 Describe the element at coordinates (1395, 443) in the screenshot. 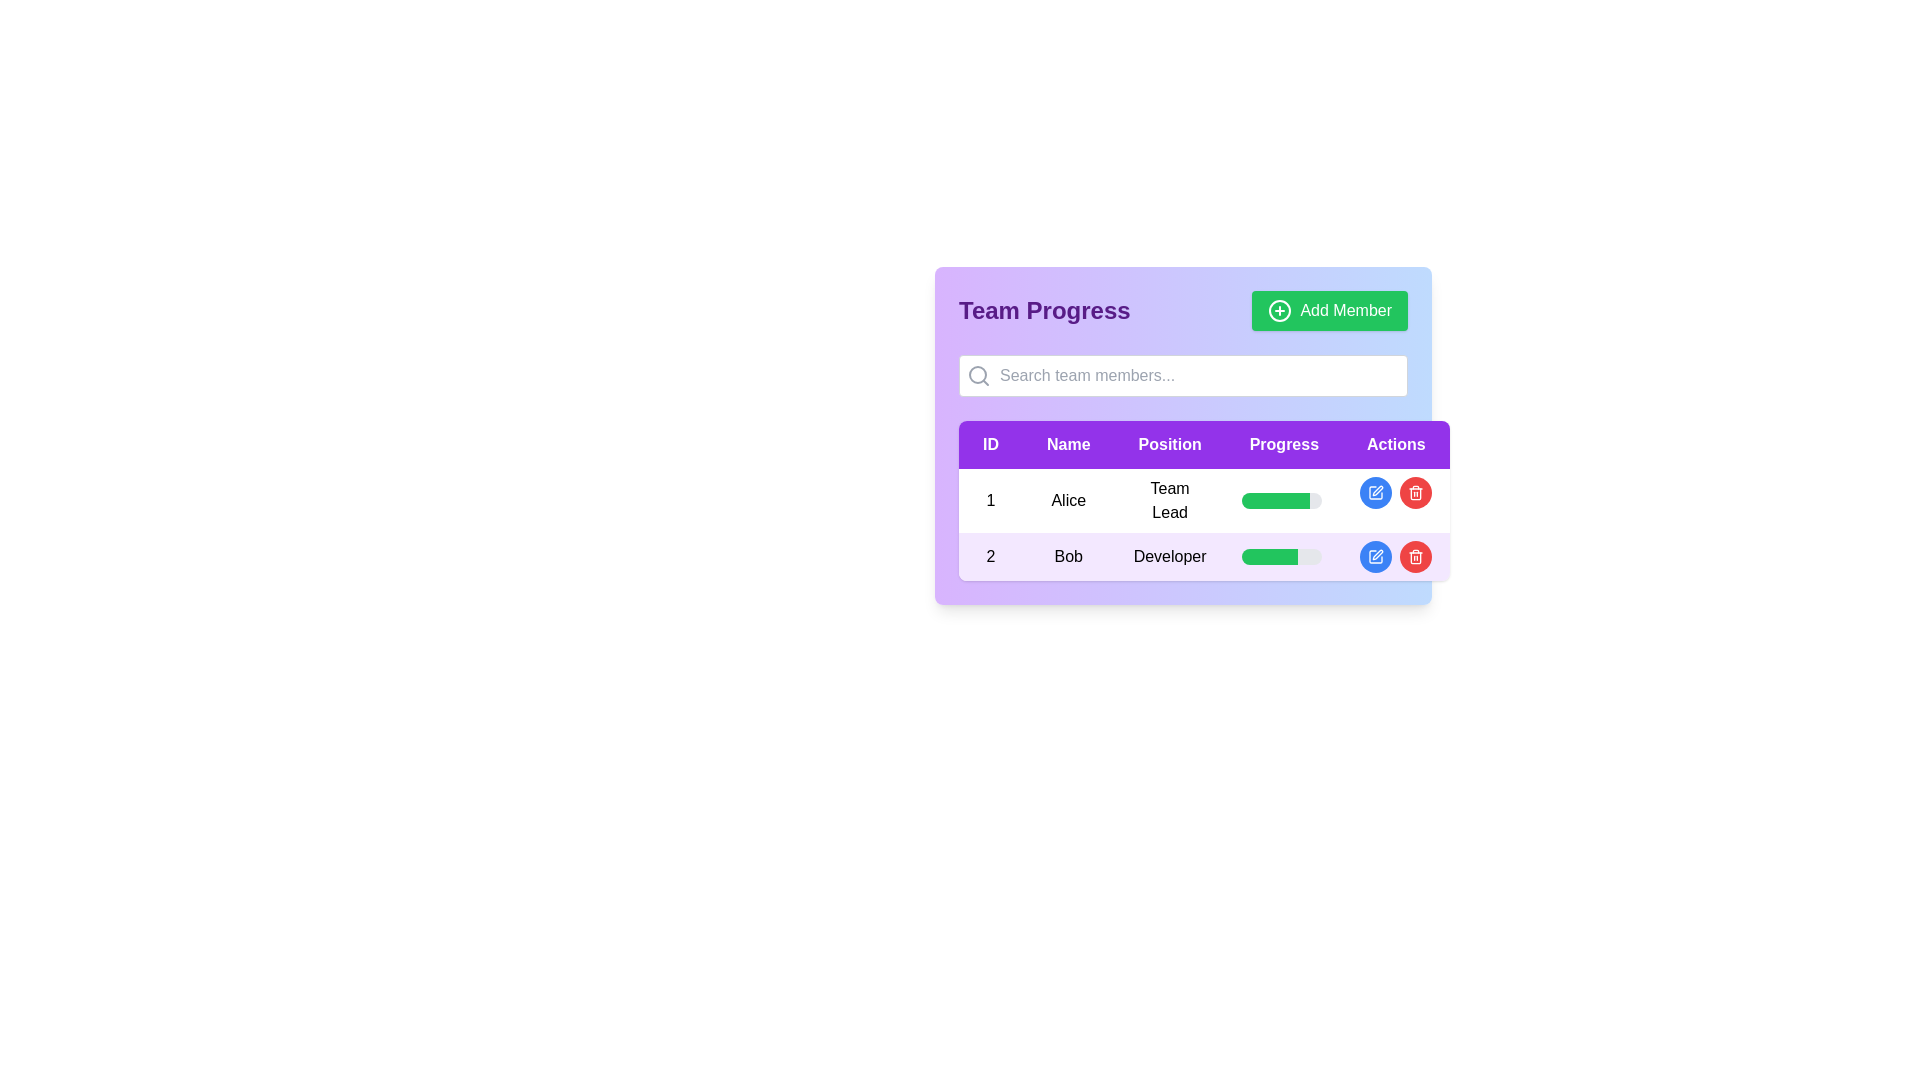

I see `the 'Actions' static text label located in the fifth column of the table header, which is displayed in white on a vibrant purple background` at that location.